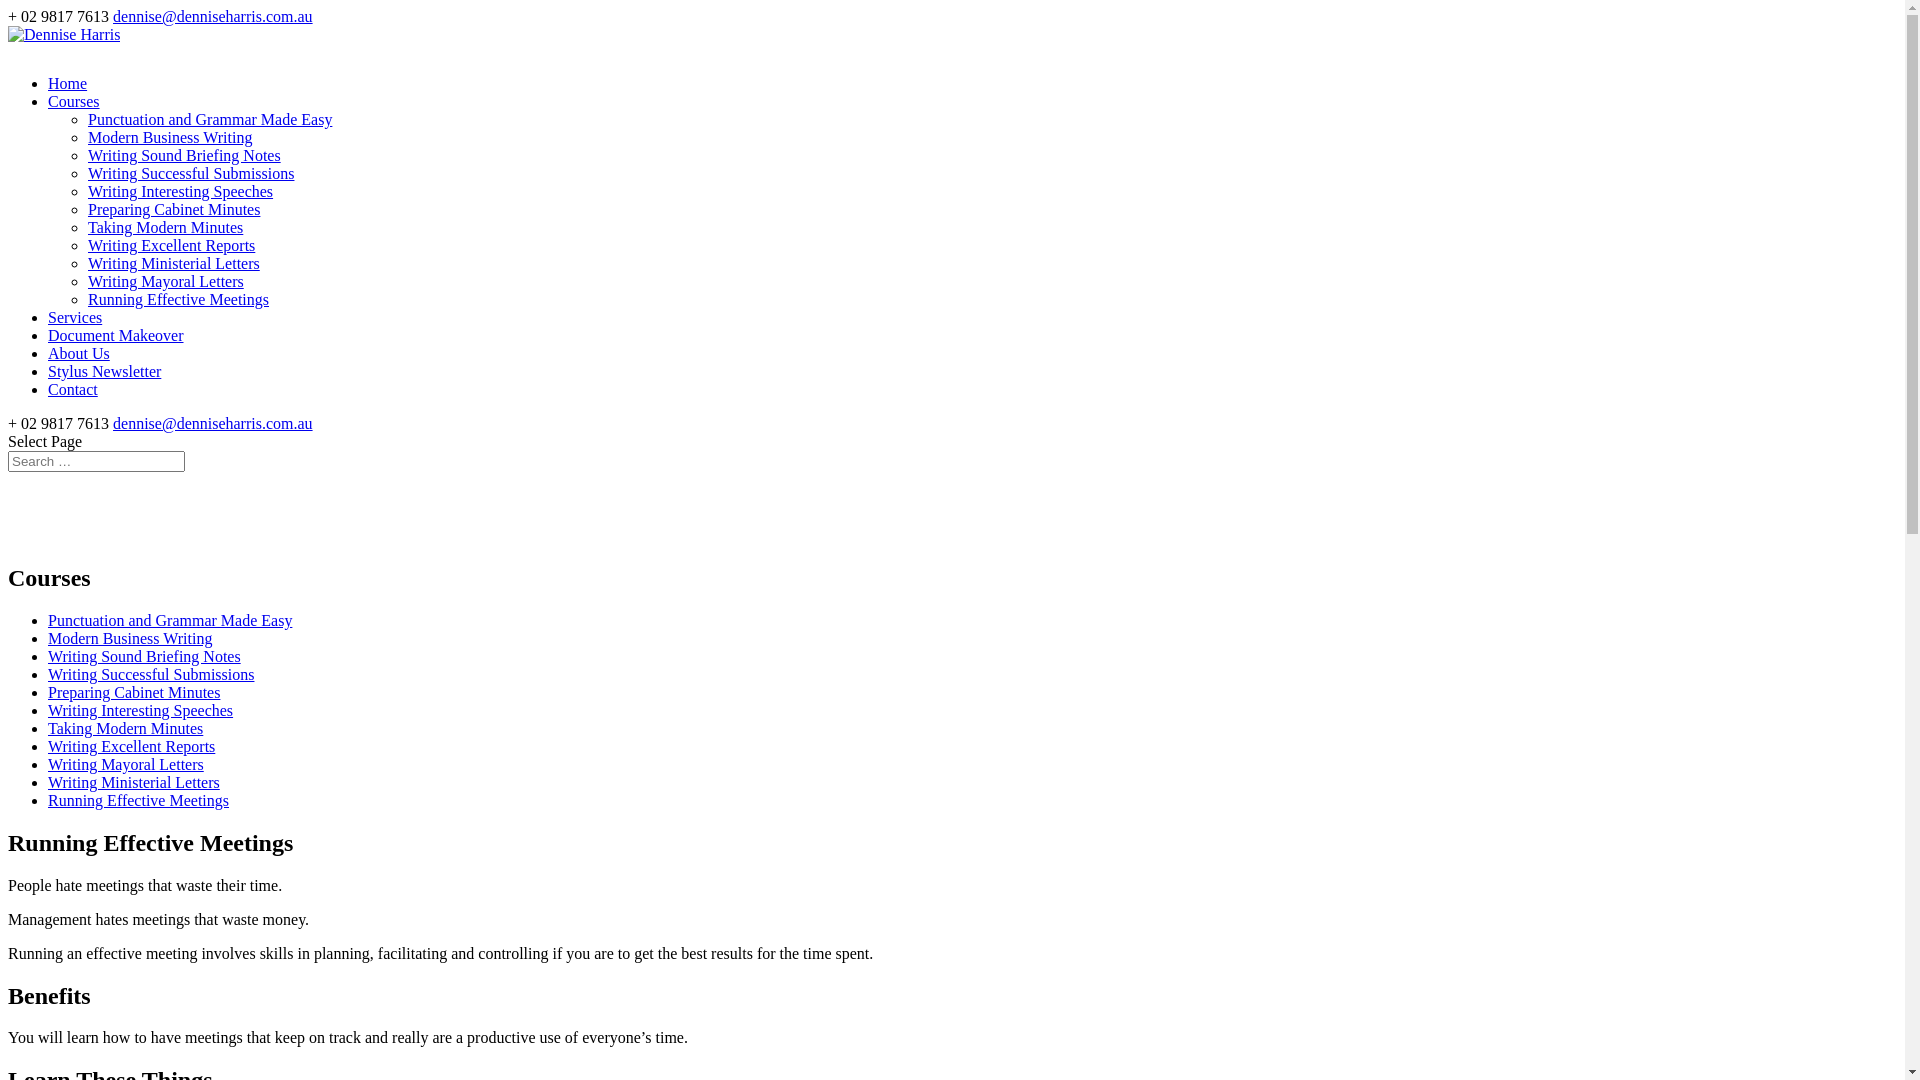  What do you see at coordinates (95, 461) in the screenshot?
I see `'Search for:'` at bounding box center [95, 461].